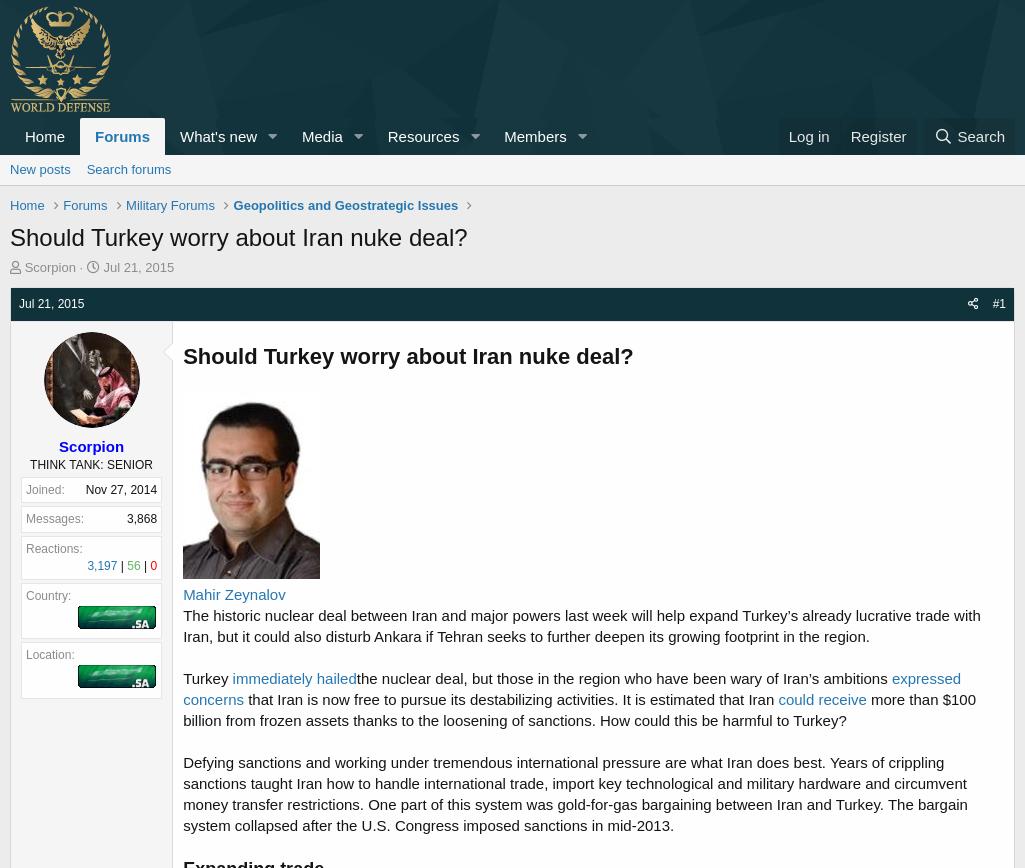  What do you see at coordinates (622, 678) in the screenshot?
I see `'the nuclear deal, but those in the region who have been wary of Iran’s ambitions'` at bounding box center [622, 678].